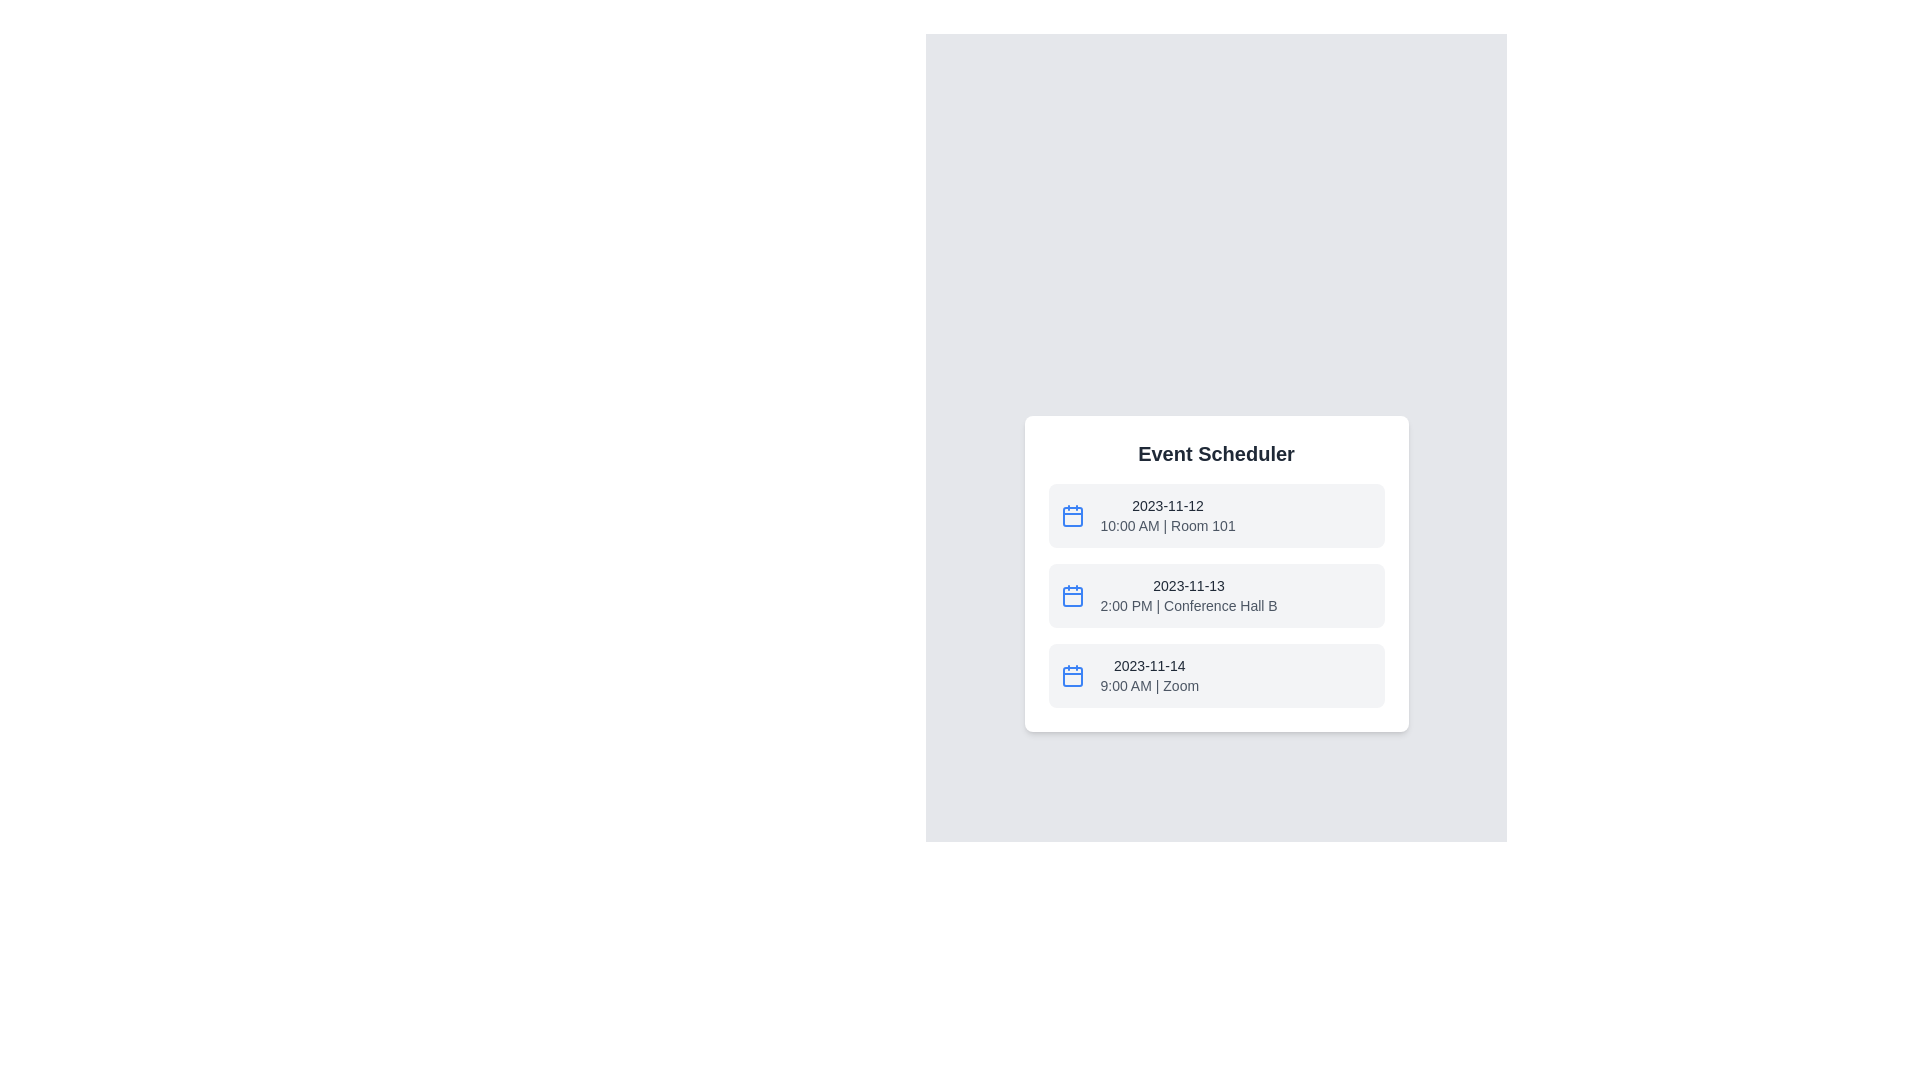 This screenshot has width=1920, height=1080. Describe the element at coordinates (1071, 676) in the screenshot. I see `the calendar icon representing the event dated 2023-11-14, which is the last icon in the list, to visually identify the schedule associated with it` at that location.